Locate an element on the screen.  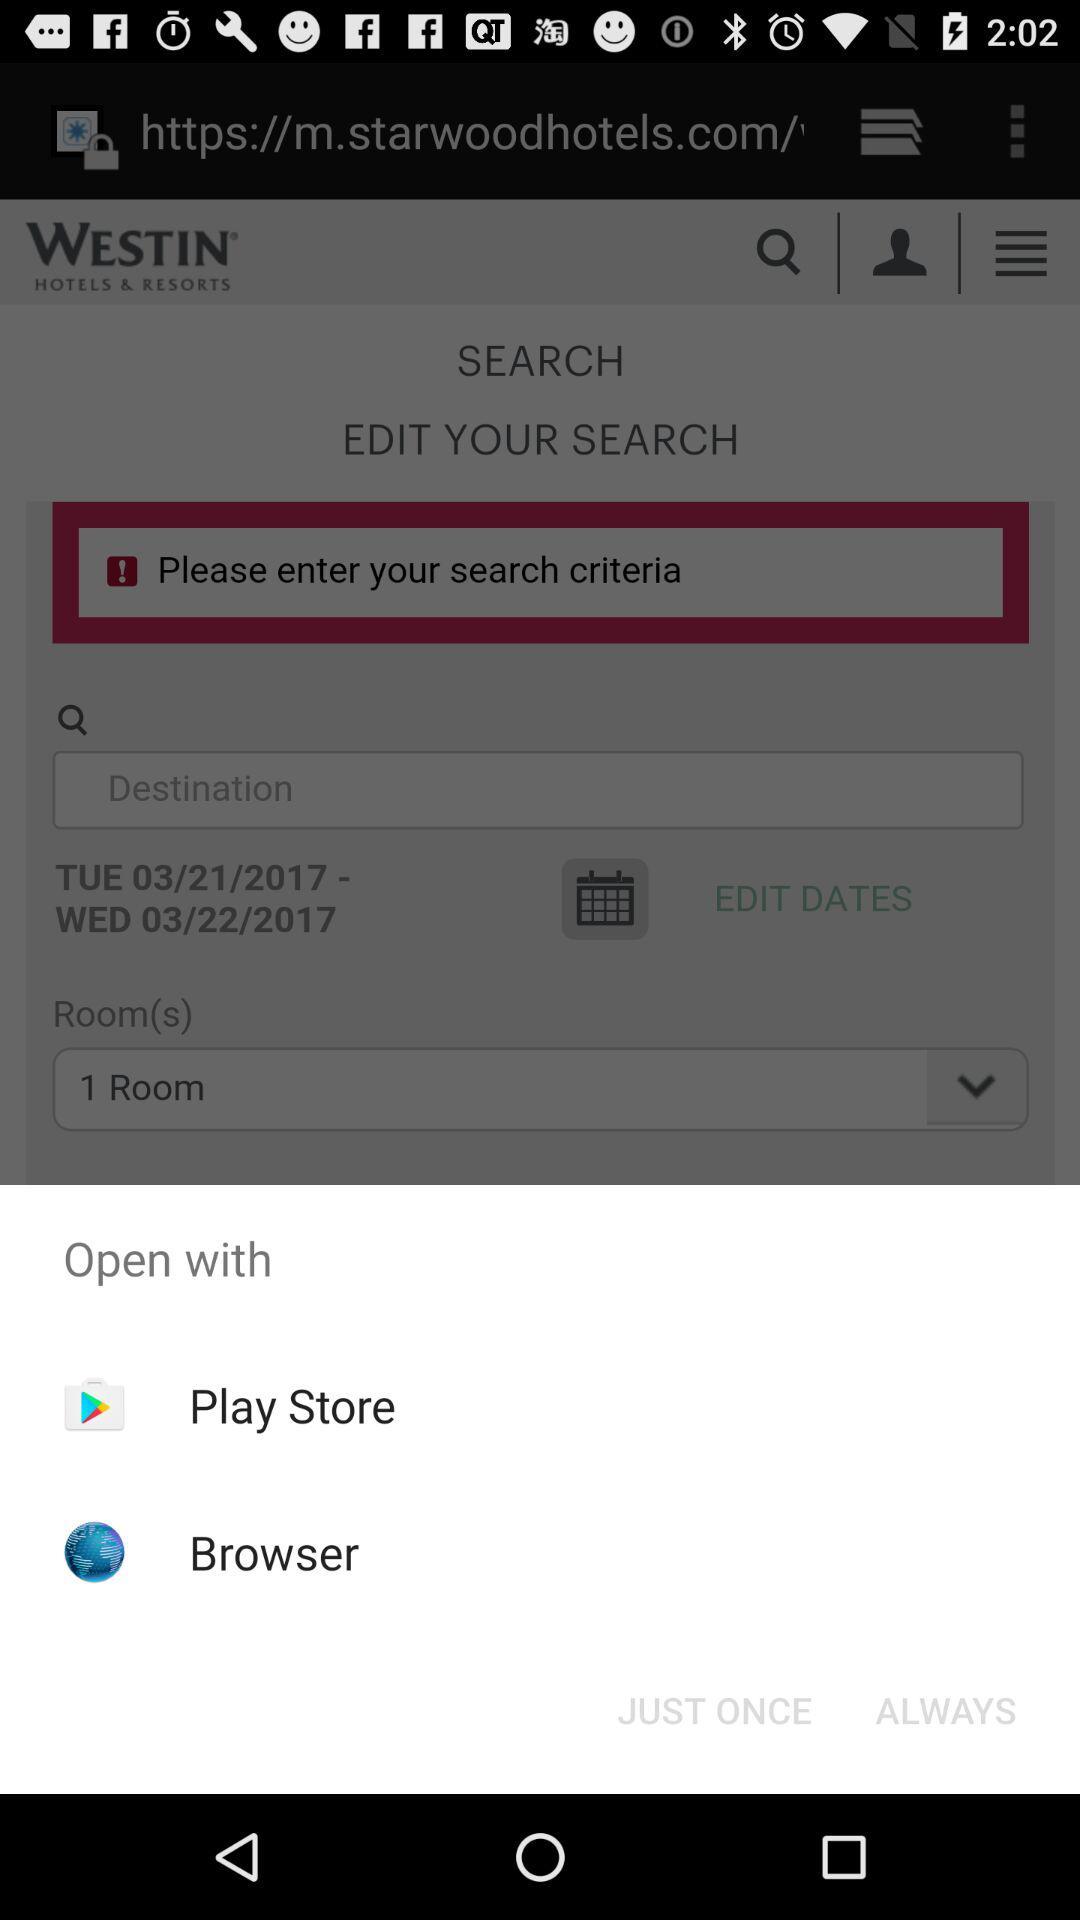
browser app is located at coordinates (274, 1551).